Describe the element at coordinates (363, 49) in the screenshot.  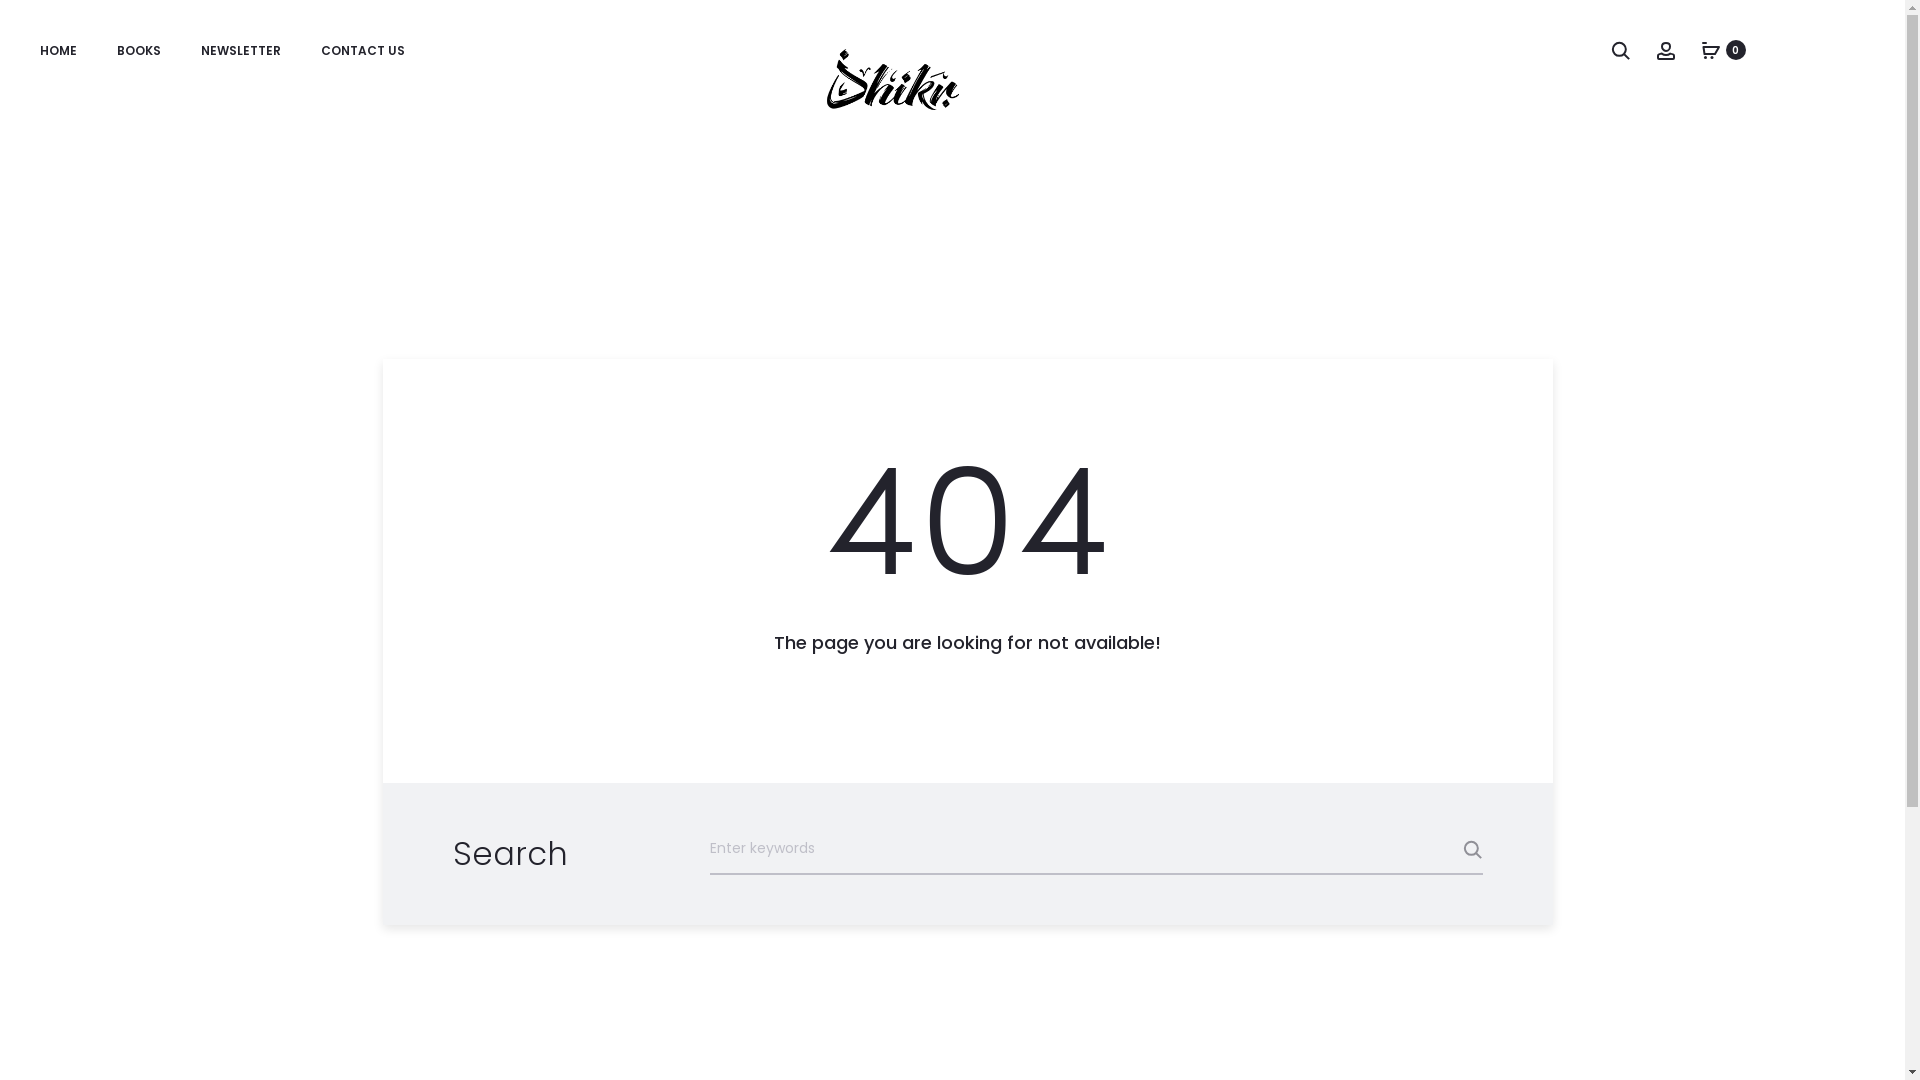
I see `'CONTACT US'` at that location.